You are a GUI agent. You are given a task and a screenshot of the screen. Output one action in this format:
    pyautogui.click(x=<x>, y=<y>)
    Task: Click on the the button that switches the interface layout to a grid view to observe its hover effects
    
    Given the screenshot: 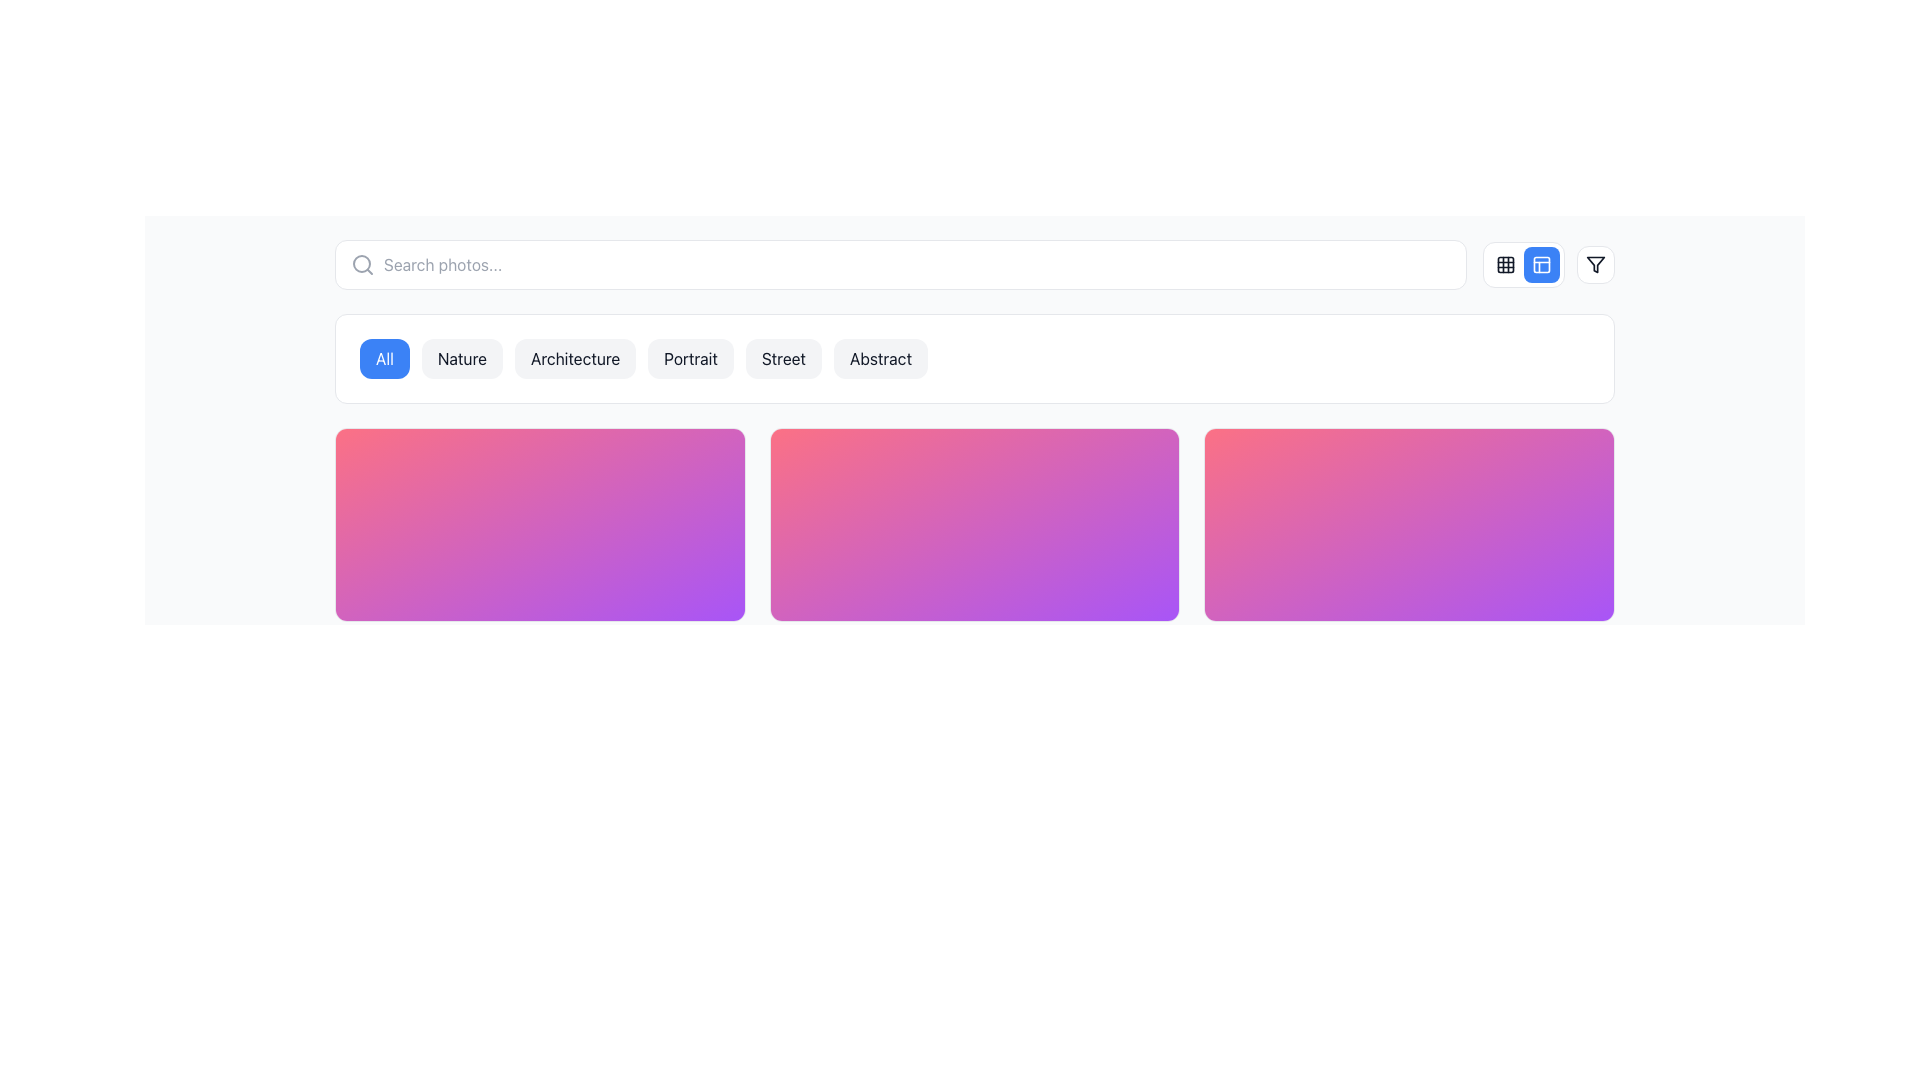 What is the action you would take?
    pyautogui.click(x=1506, y=264)
    